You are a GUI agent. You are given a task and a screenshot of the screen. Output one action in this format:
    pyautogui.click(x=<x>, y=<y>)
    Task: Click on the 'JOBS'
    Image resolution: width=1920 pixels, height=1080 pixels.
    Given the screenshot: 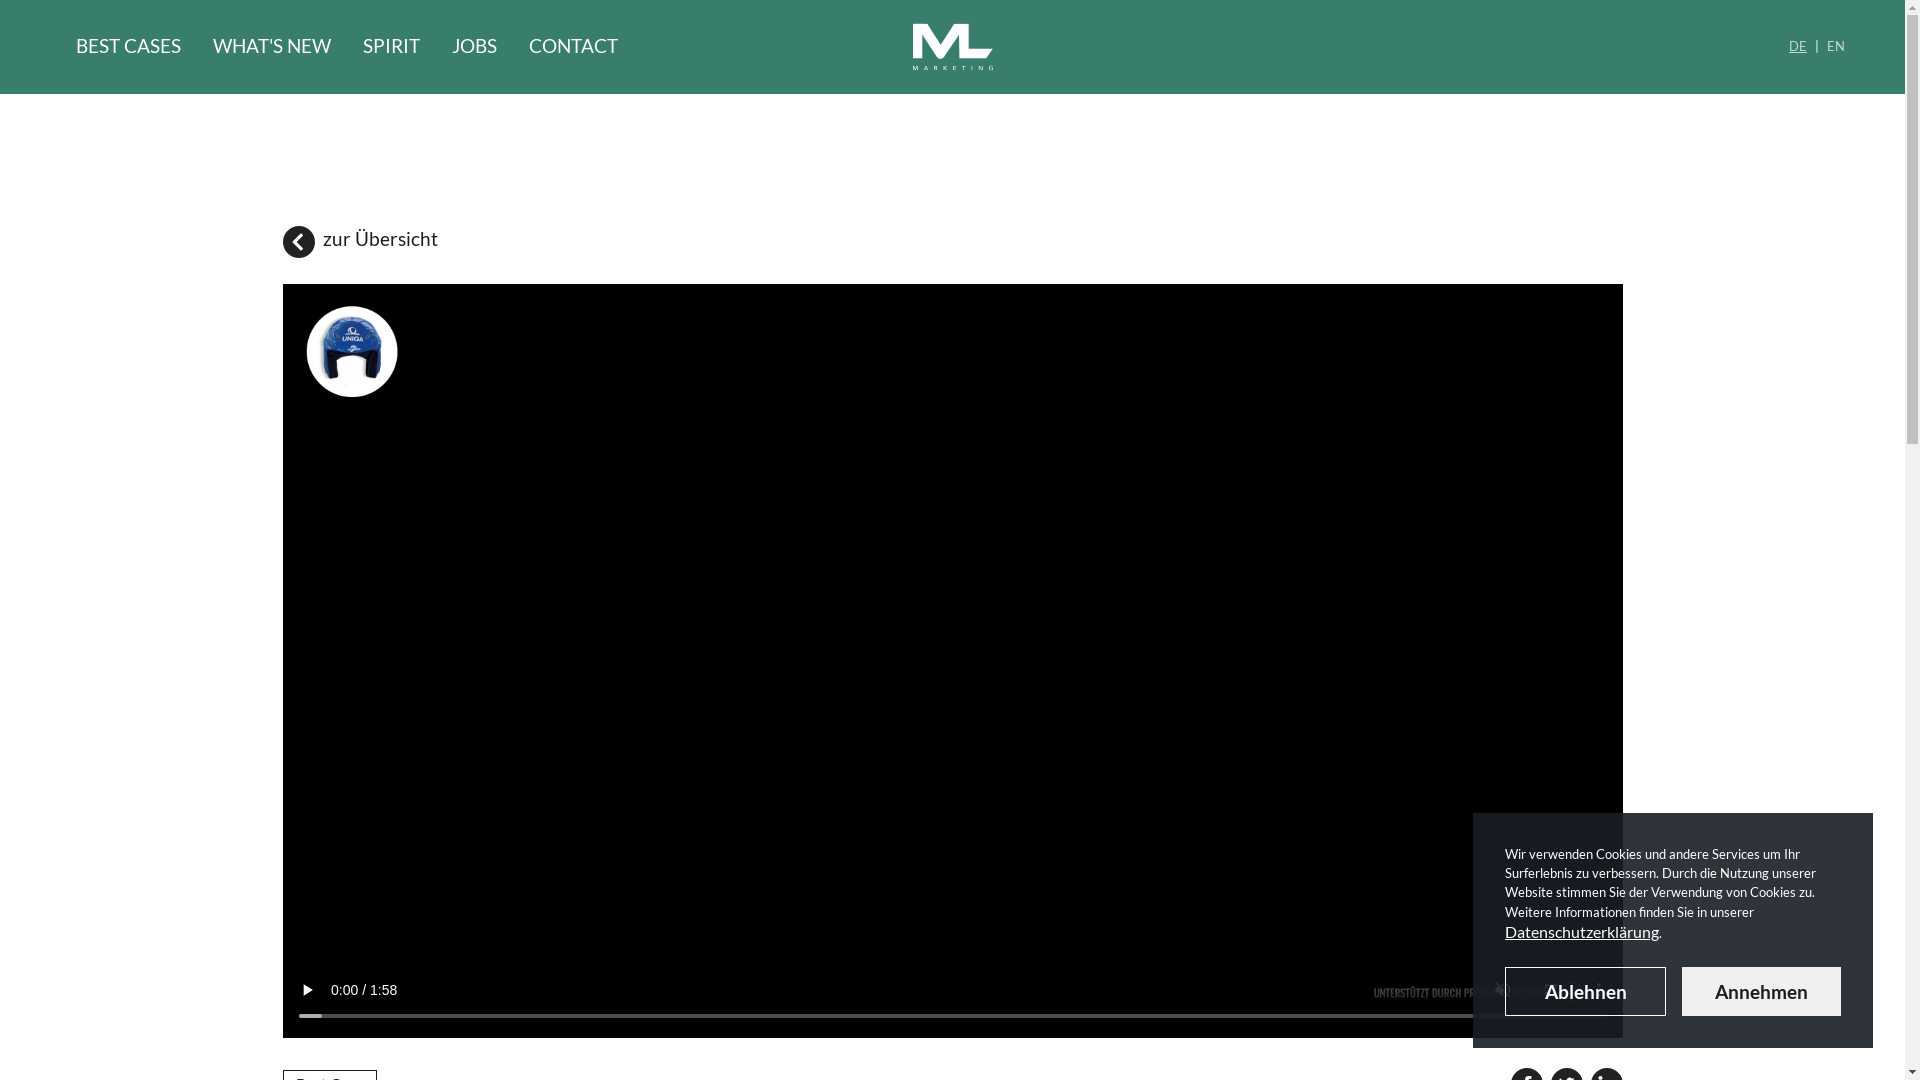 What is the action you would take?
    pyautogui.click(x=473, y=46)
    